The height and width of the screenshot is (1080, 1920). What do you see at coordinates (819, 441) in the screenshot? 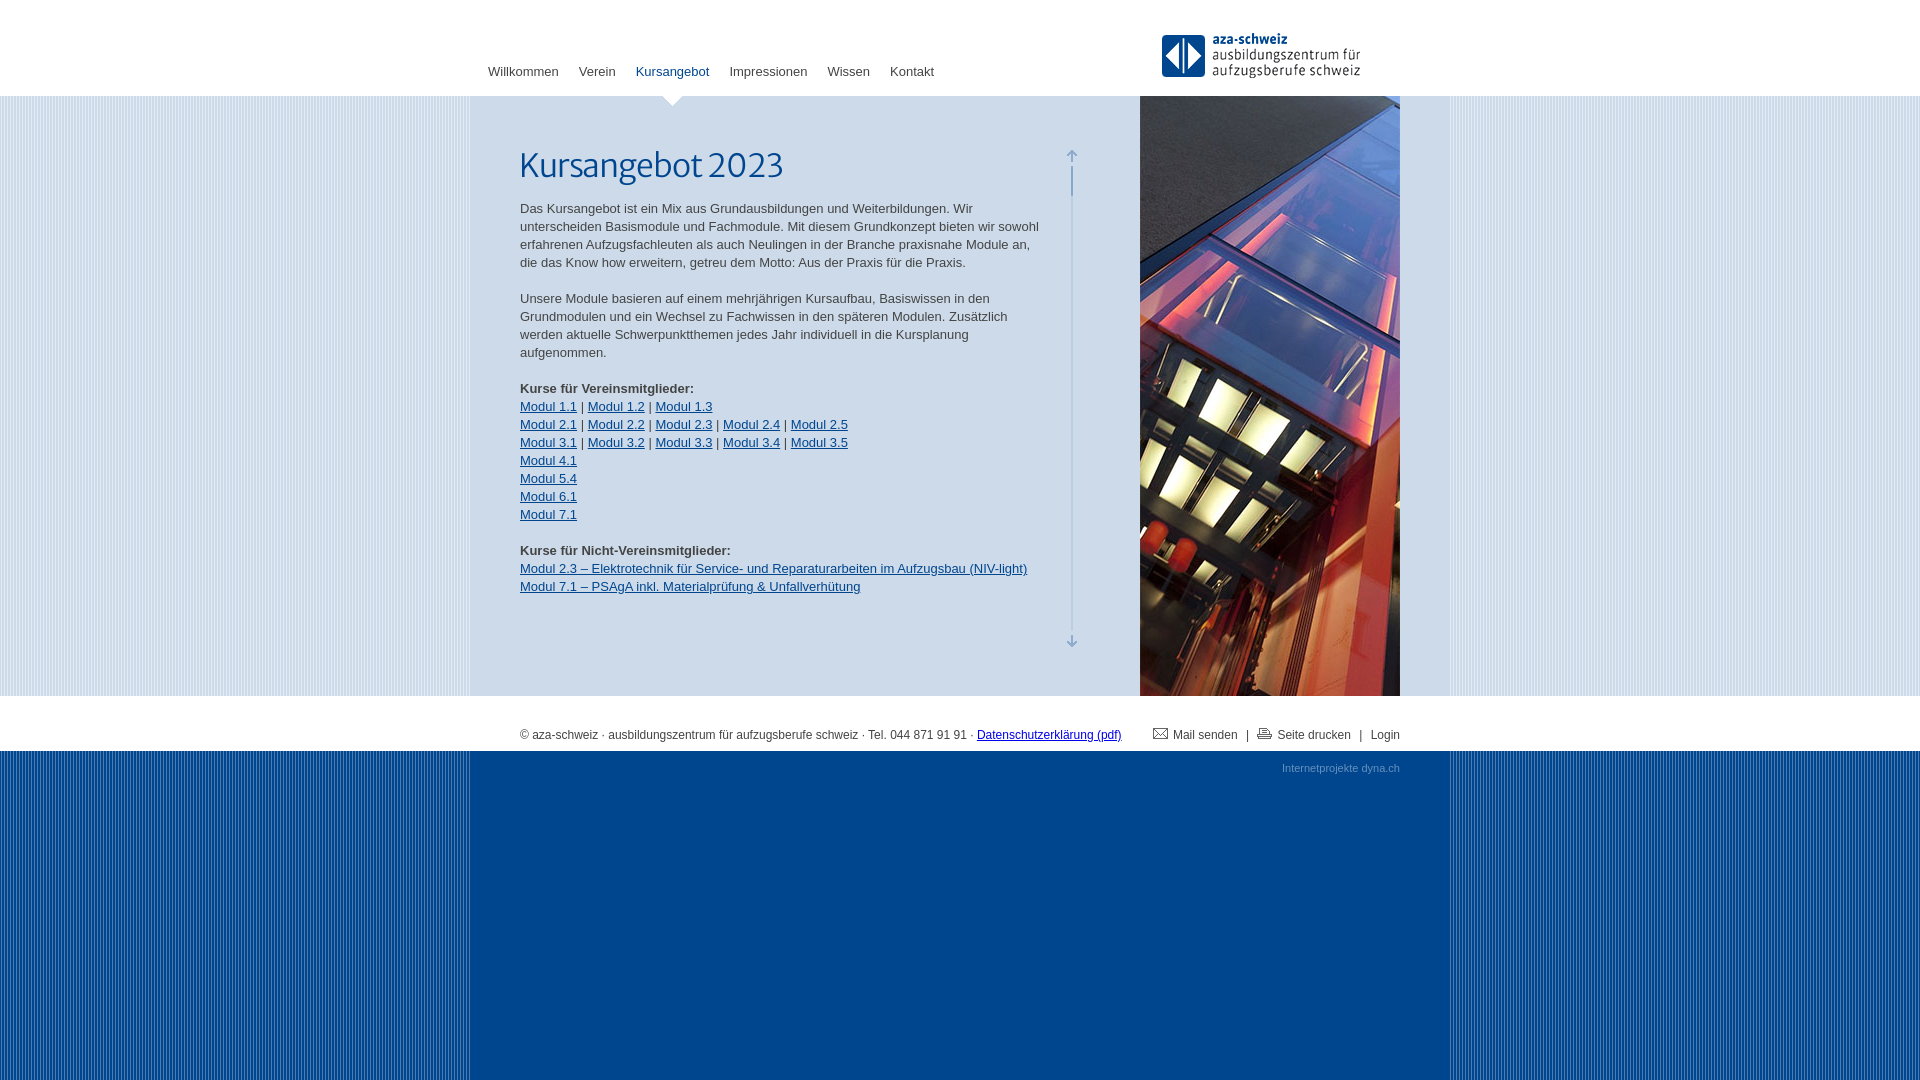
I see `'Modul 3.5'` at bounding box center [819, 441].